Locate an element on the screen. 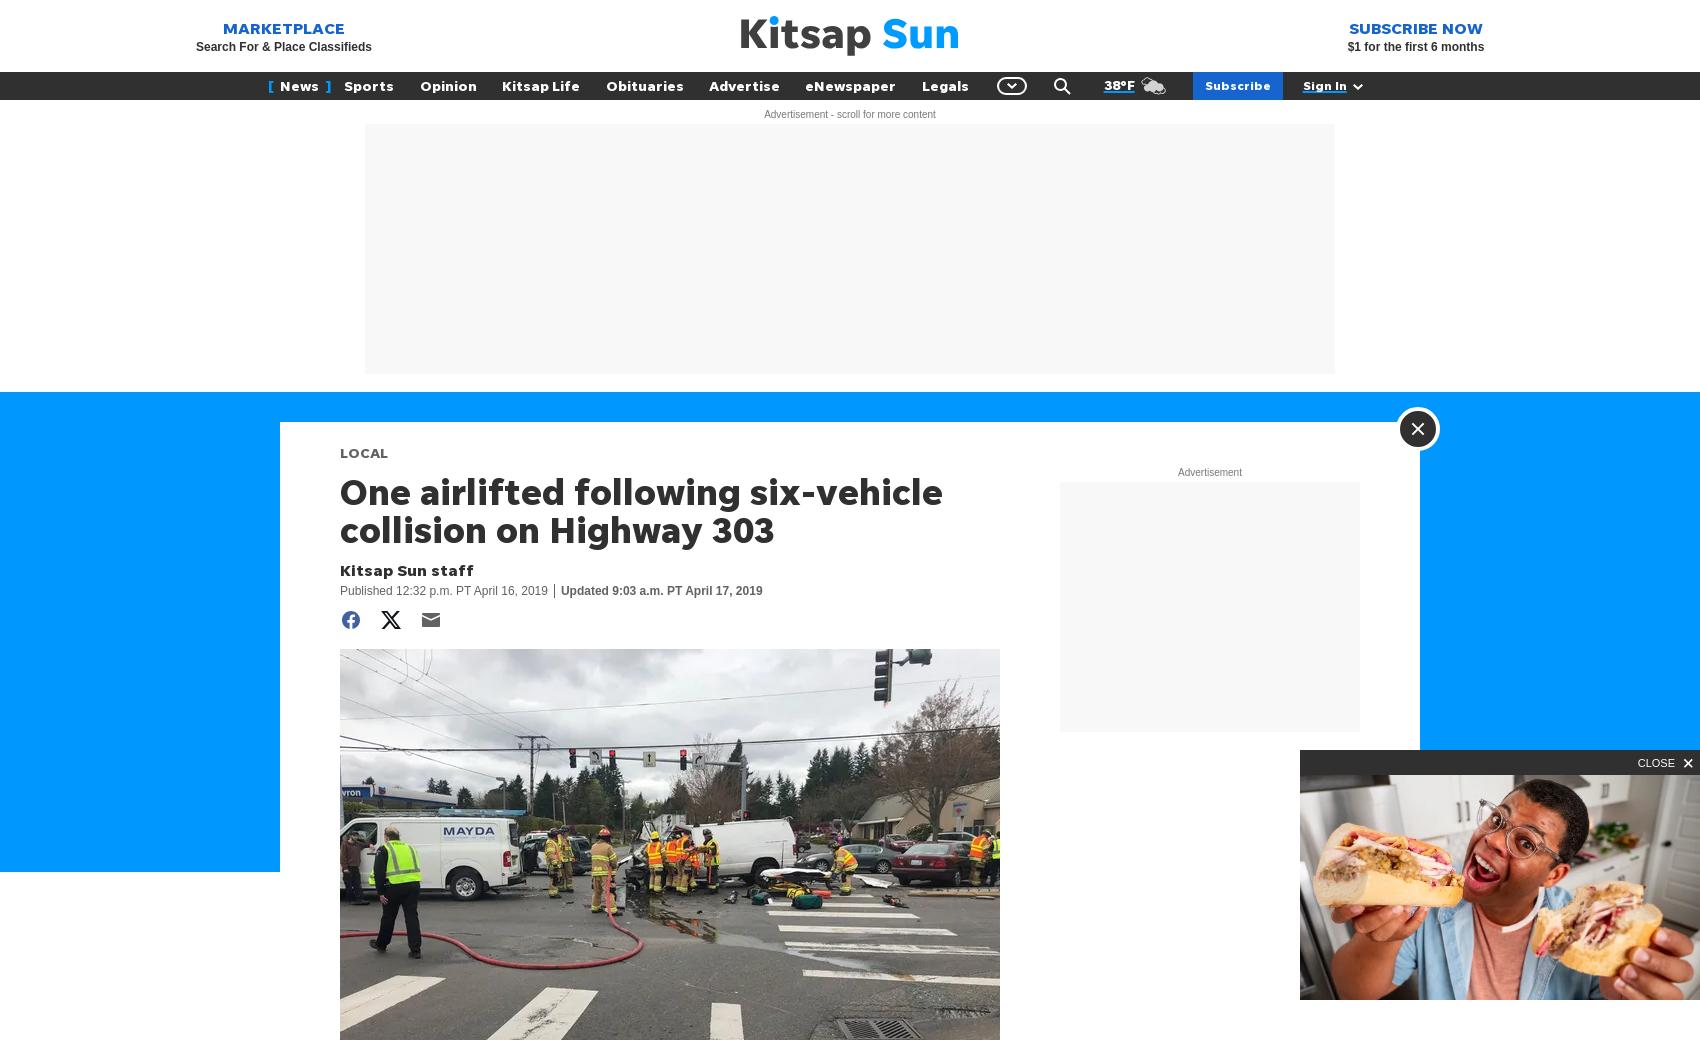 The height and width of the screenshot is (1040, 1700). 'Kitsap Life' is located at coordinates (539, 84).